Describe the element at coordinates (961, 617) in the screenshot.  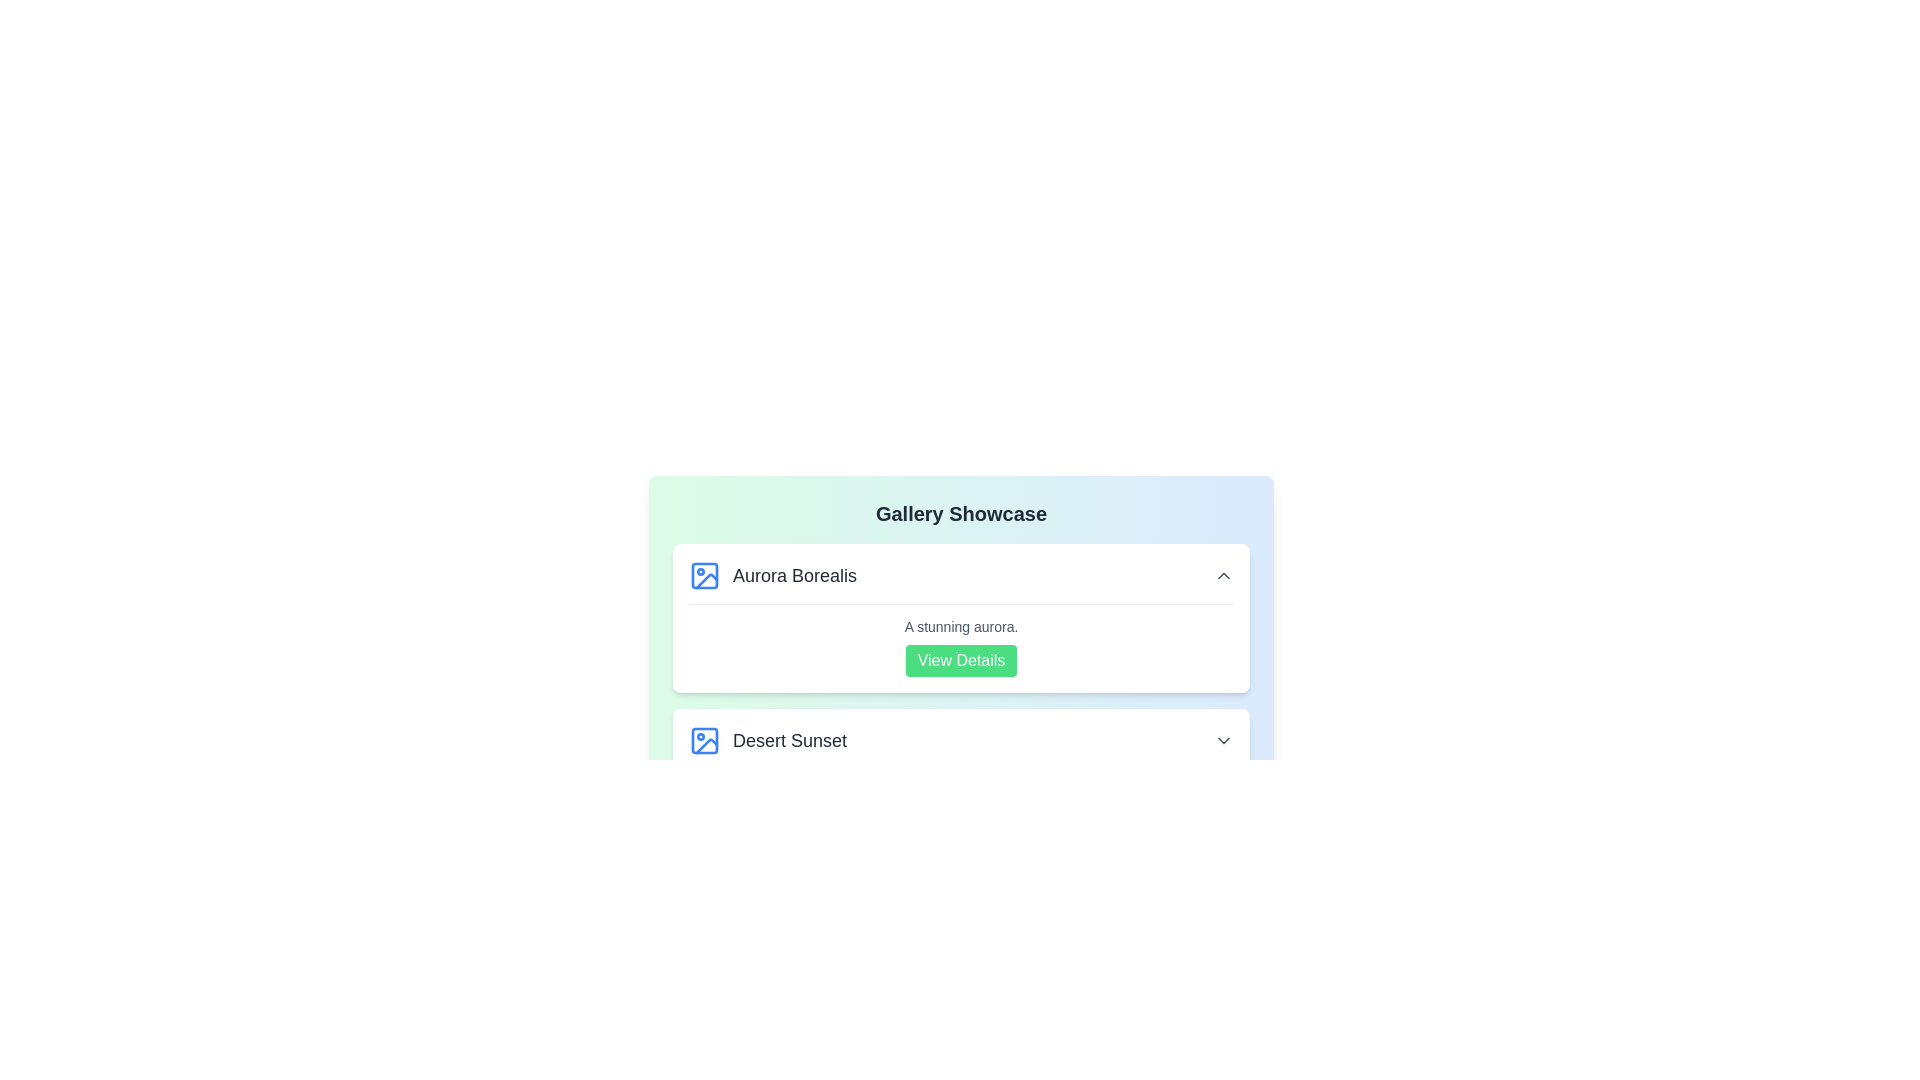
I see `the gallery item Aurora Borealis to observe its hover effect` at that location.